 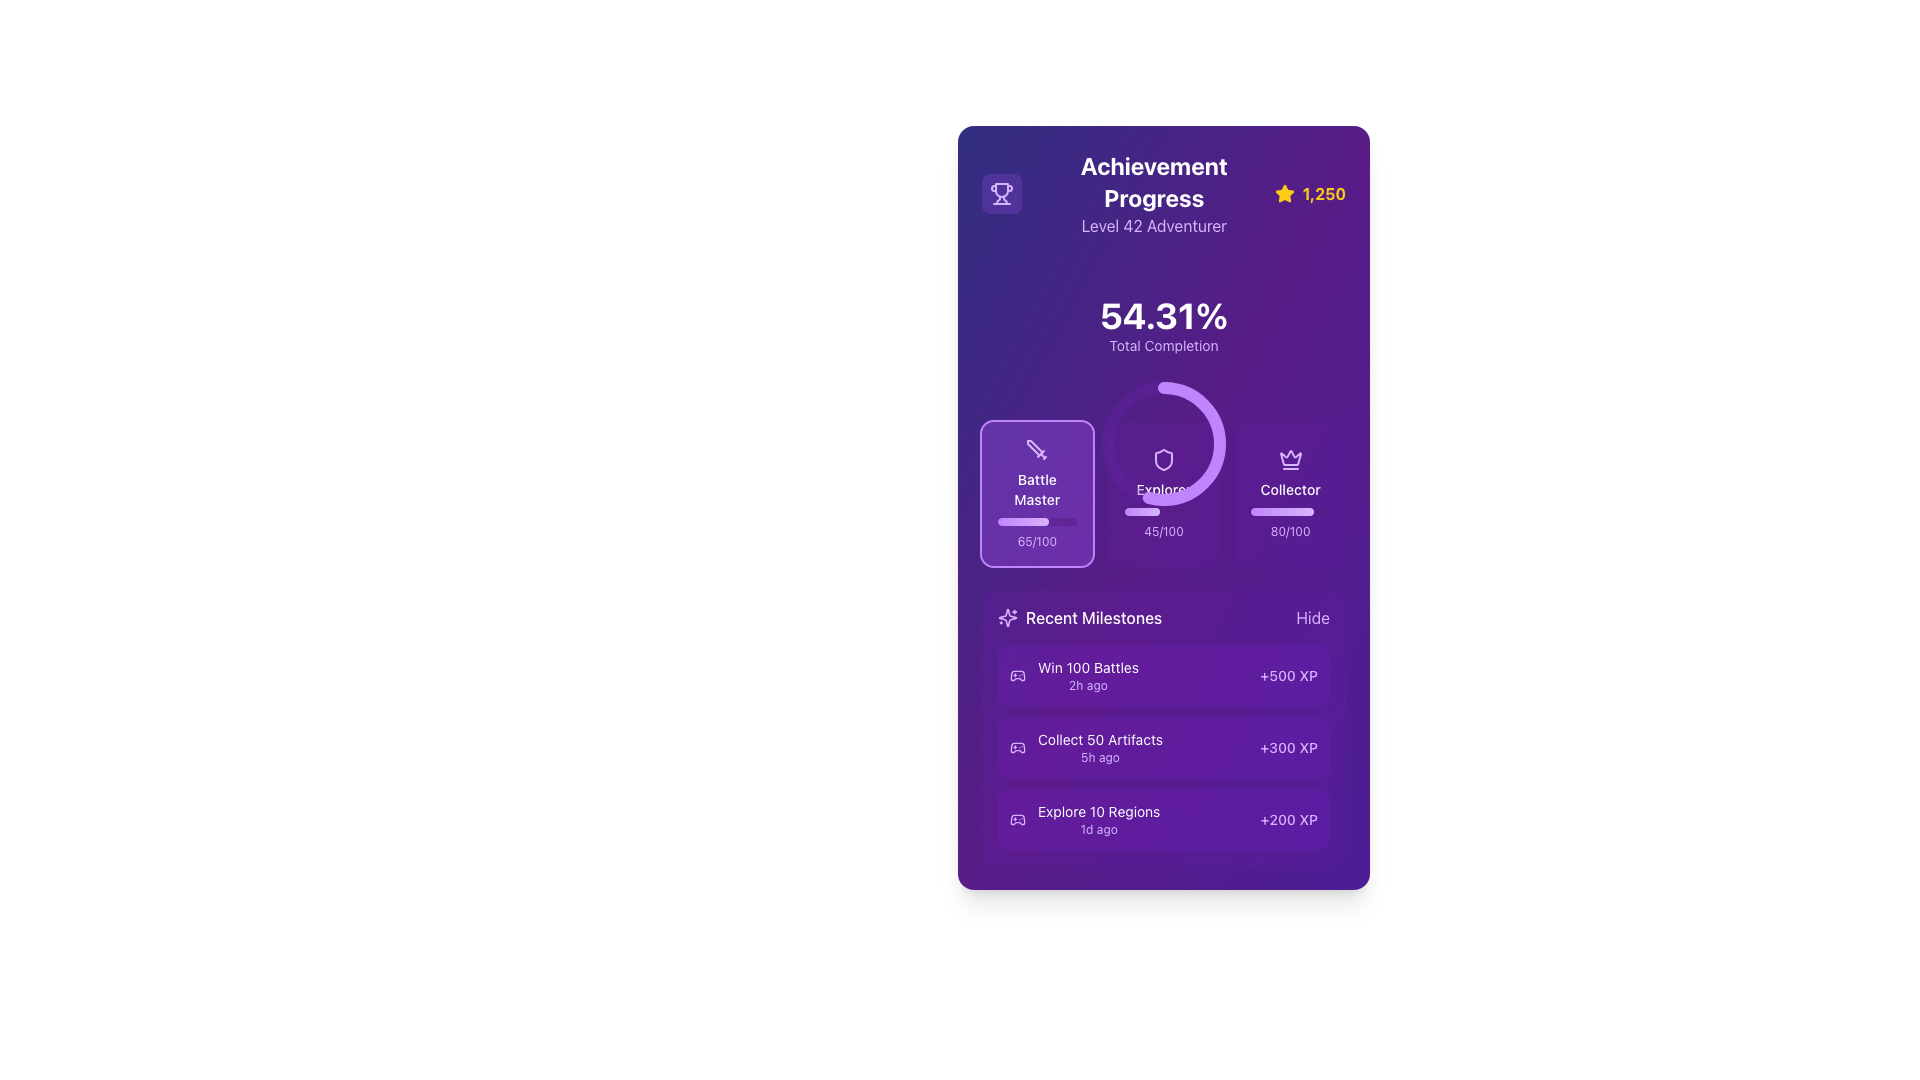 What do you see at coordinates (1290, 511) in the screenshot?
I see `the progress bar located centrally within the 'Collector' card, which is positioned below the label 'Collector' and above the numerical value '80/100'` at bounding box center [1290, 511].